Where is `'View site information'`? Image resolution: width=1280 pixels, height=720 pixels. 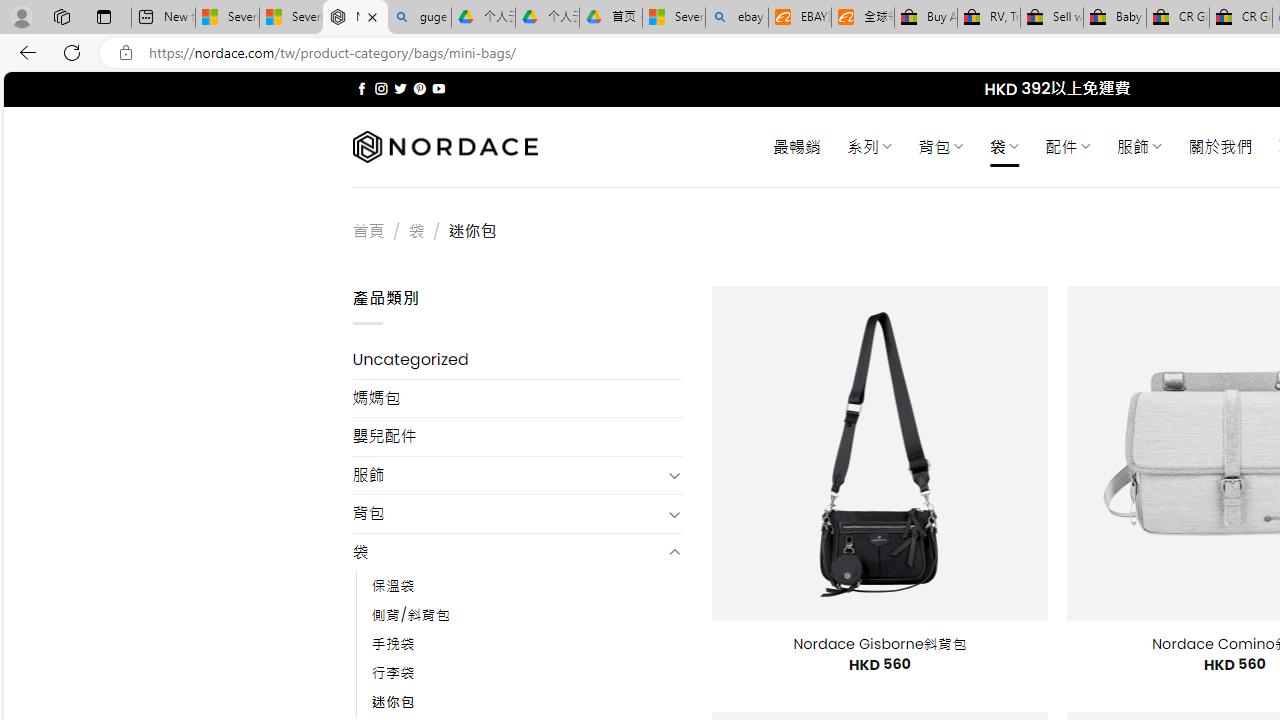
'View site information' is located at coordinates (125, 52).